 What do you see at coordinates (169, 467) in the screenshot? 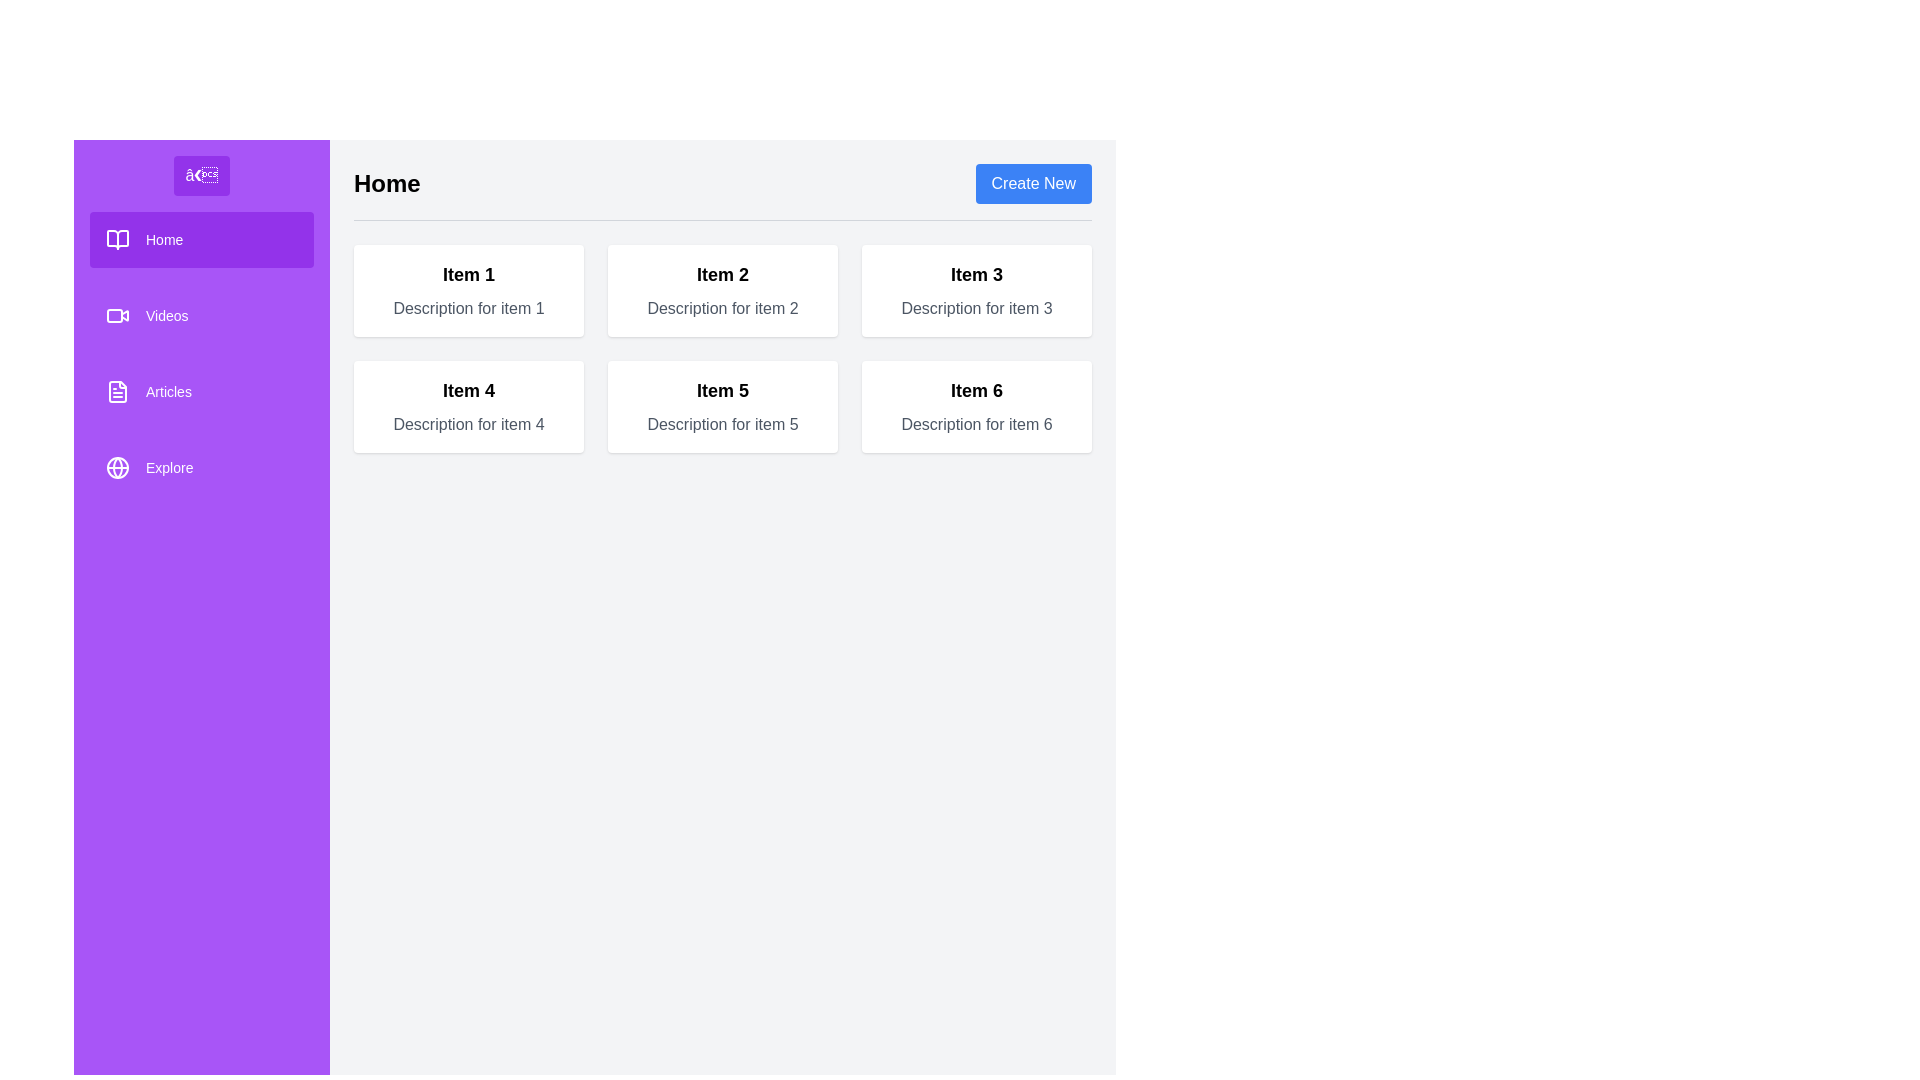
I see `the 'Explore' text located in the sidebar with a purple background, positioned to the right of a globe icon` at bounding box center [169, 467].